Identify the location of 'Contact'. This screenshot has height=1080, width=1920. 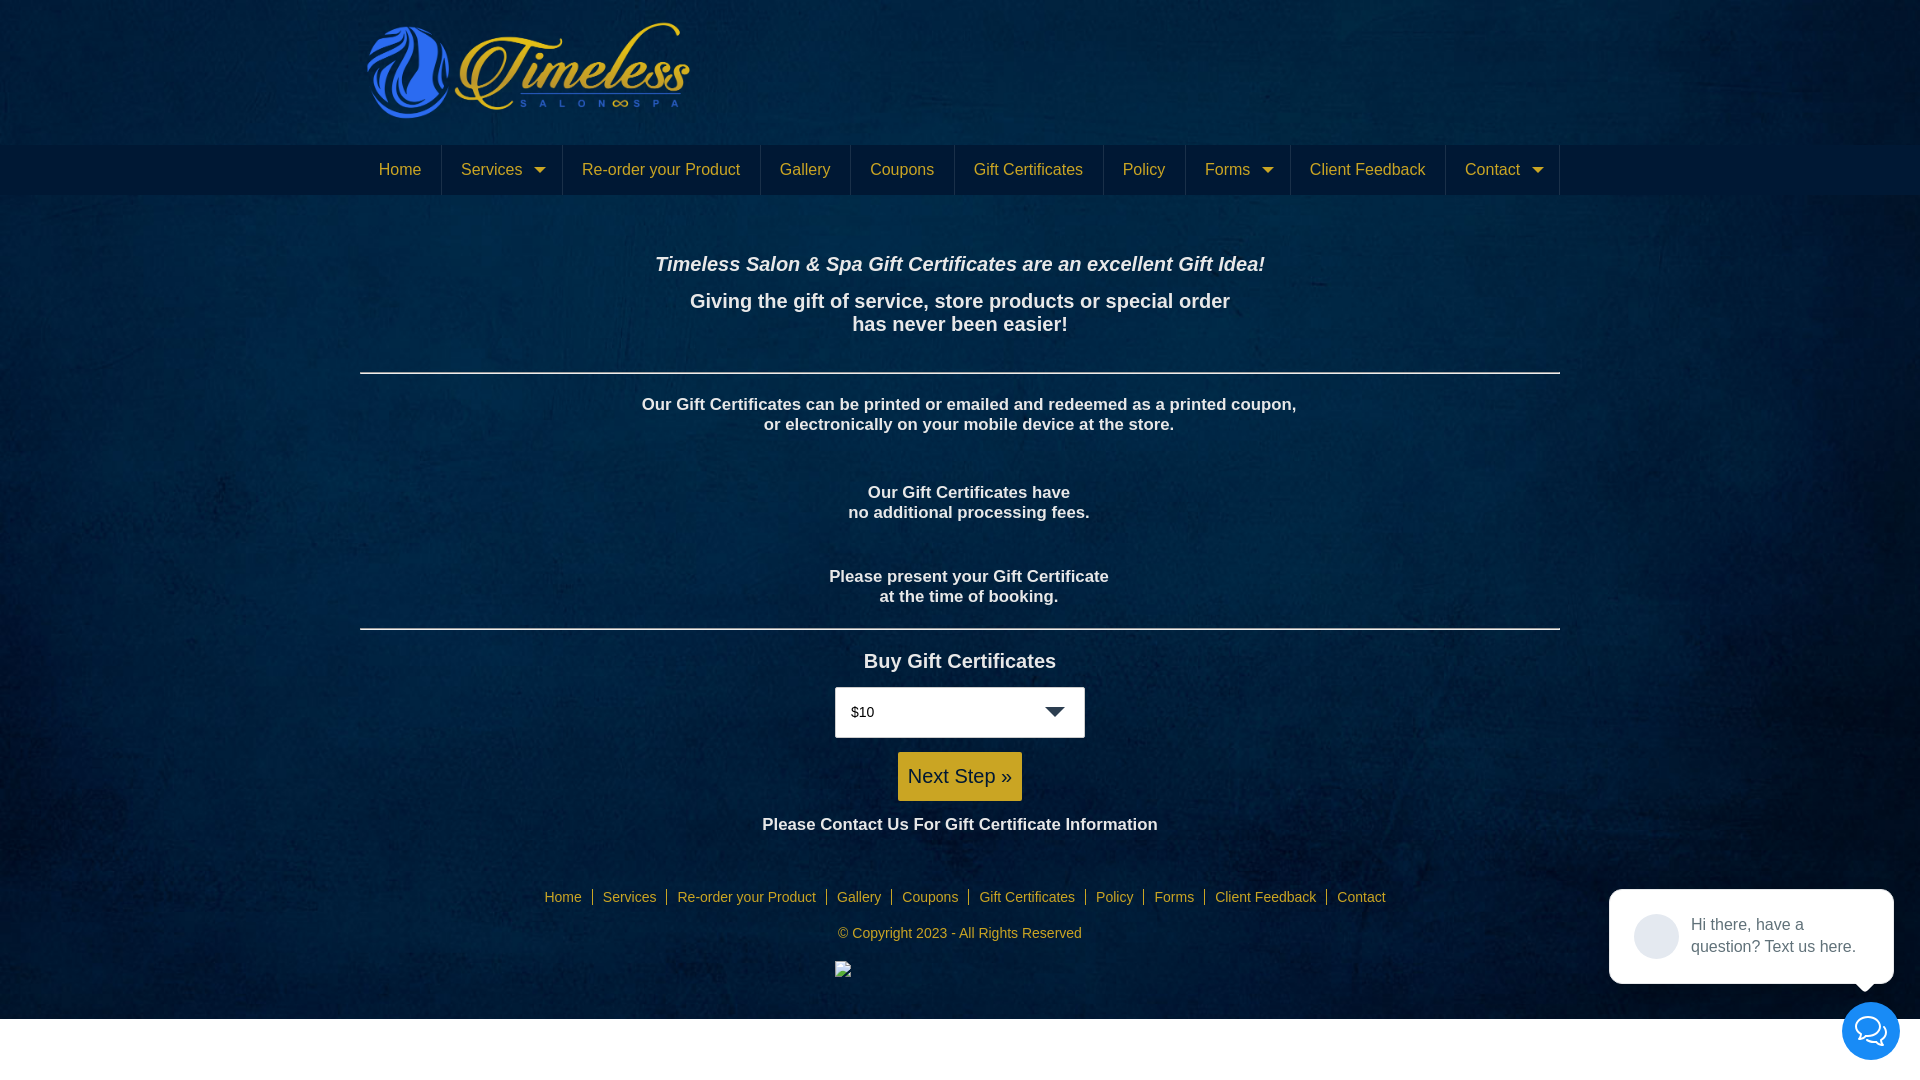
(1360, 896).